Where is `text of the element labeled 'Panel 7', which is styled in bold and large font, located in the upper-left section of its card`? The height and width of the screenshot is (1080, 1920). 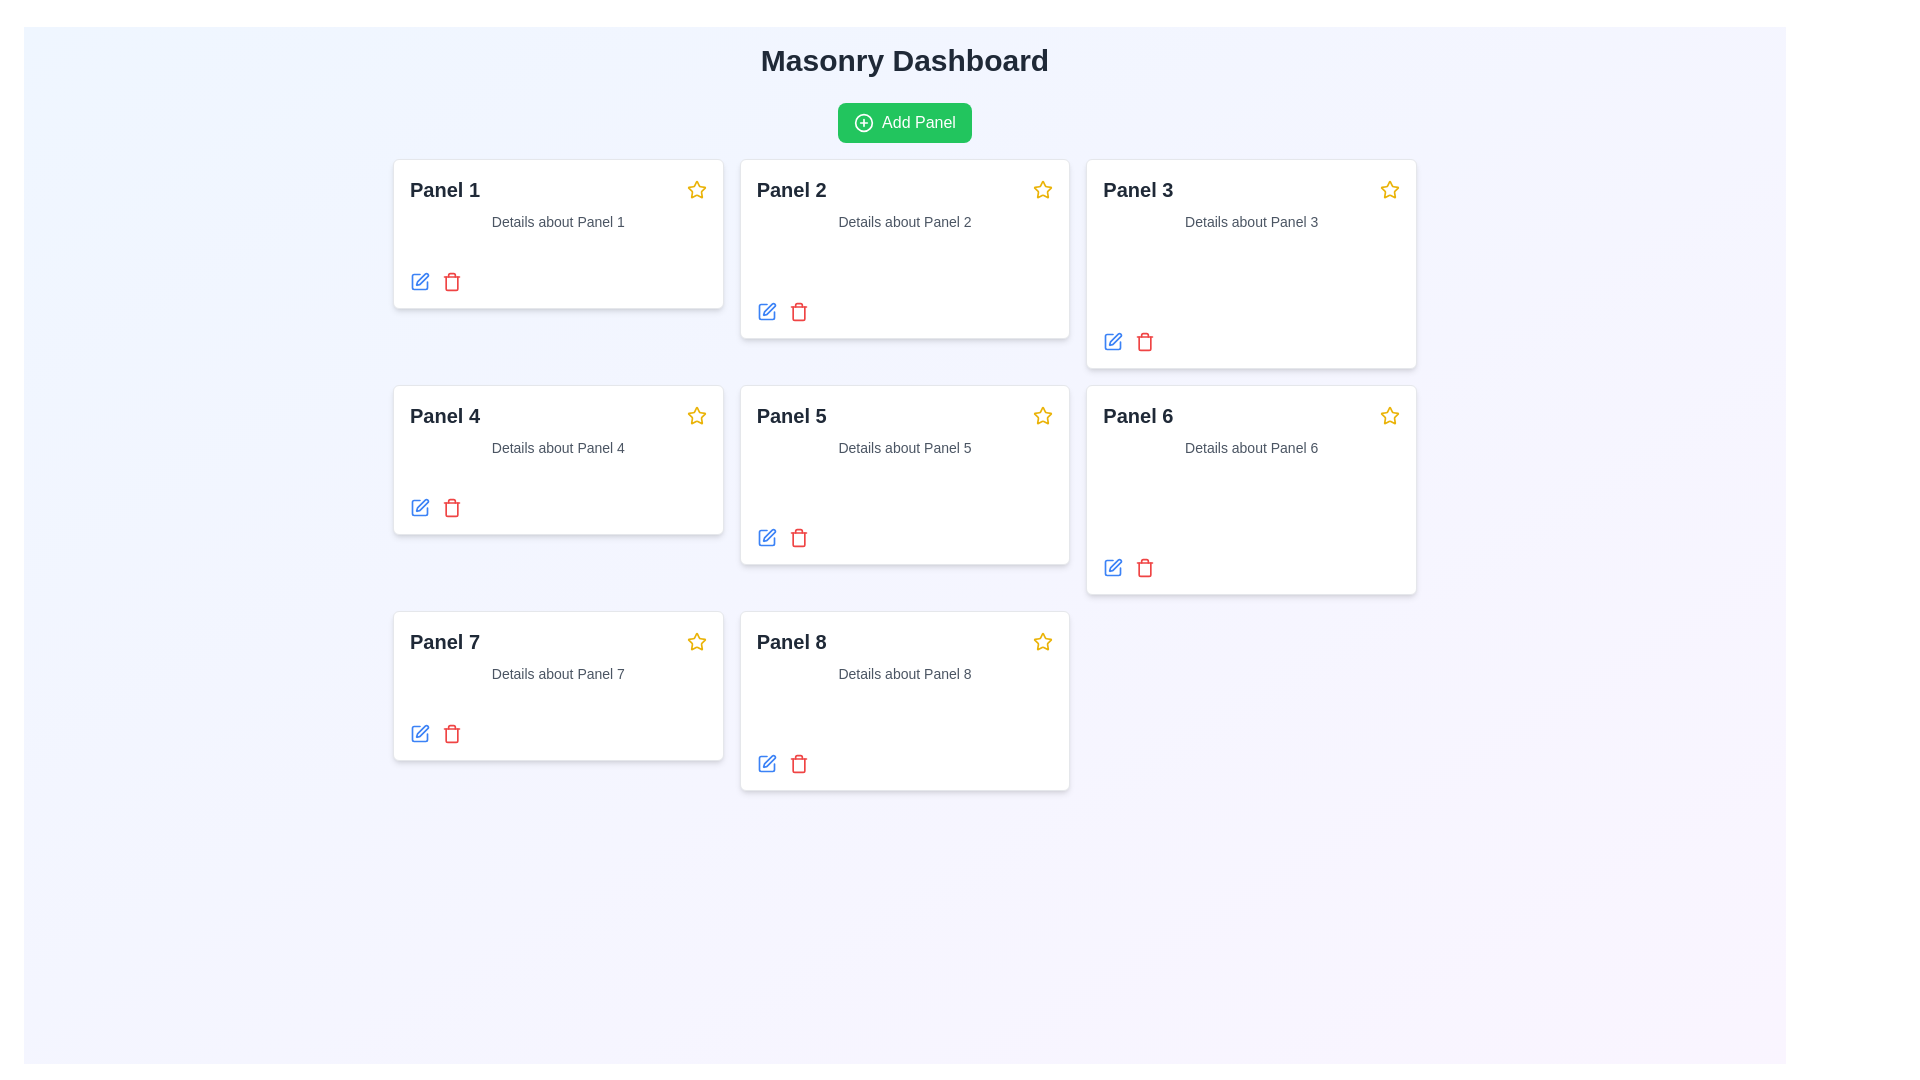 text of the element labeled 'Panel 7', which is styled in bold and large font, located in the upper-left section of its card is located at coordinates (444, 641).